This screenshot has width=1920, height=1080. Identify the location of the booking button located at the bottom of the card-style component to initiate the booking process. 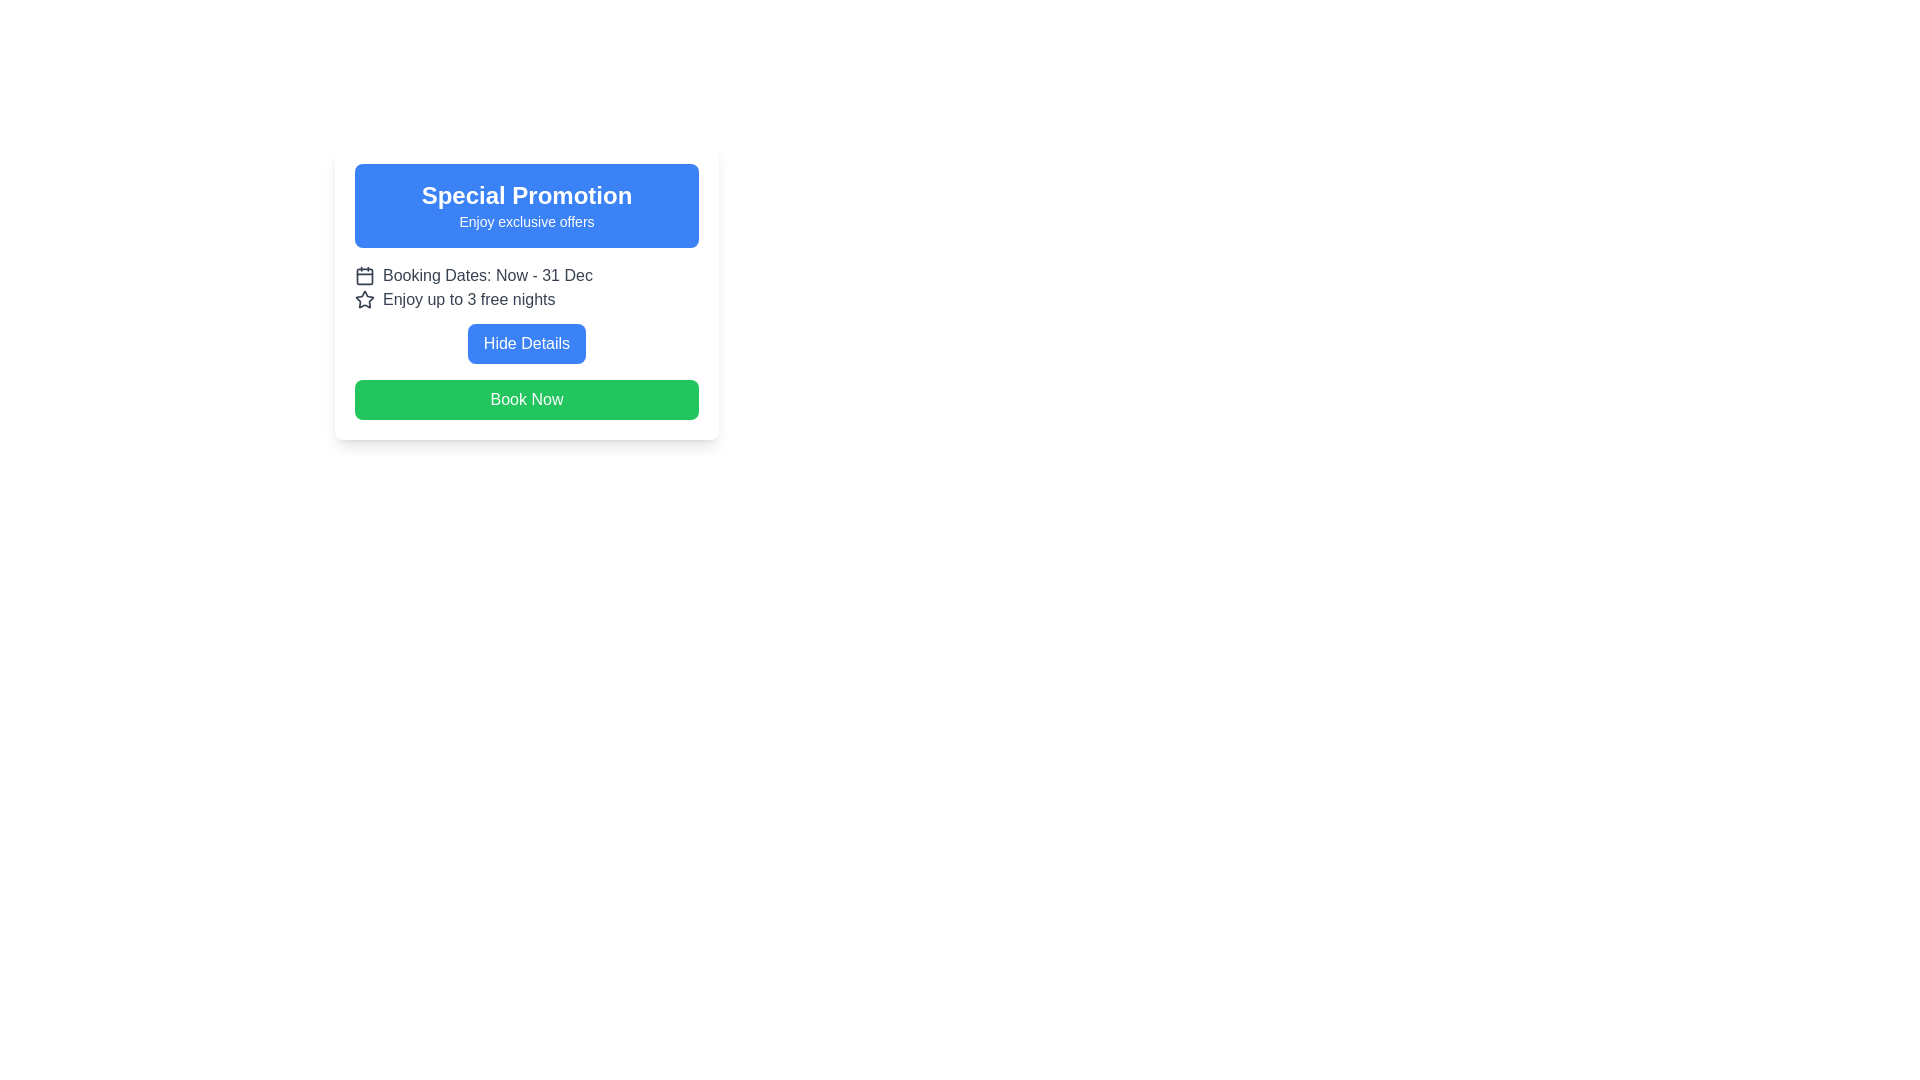
(527, 400).